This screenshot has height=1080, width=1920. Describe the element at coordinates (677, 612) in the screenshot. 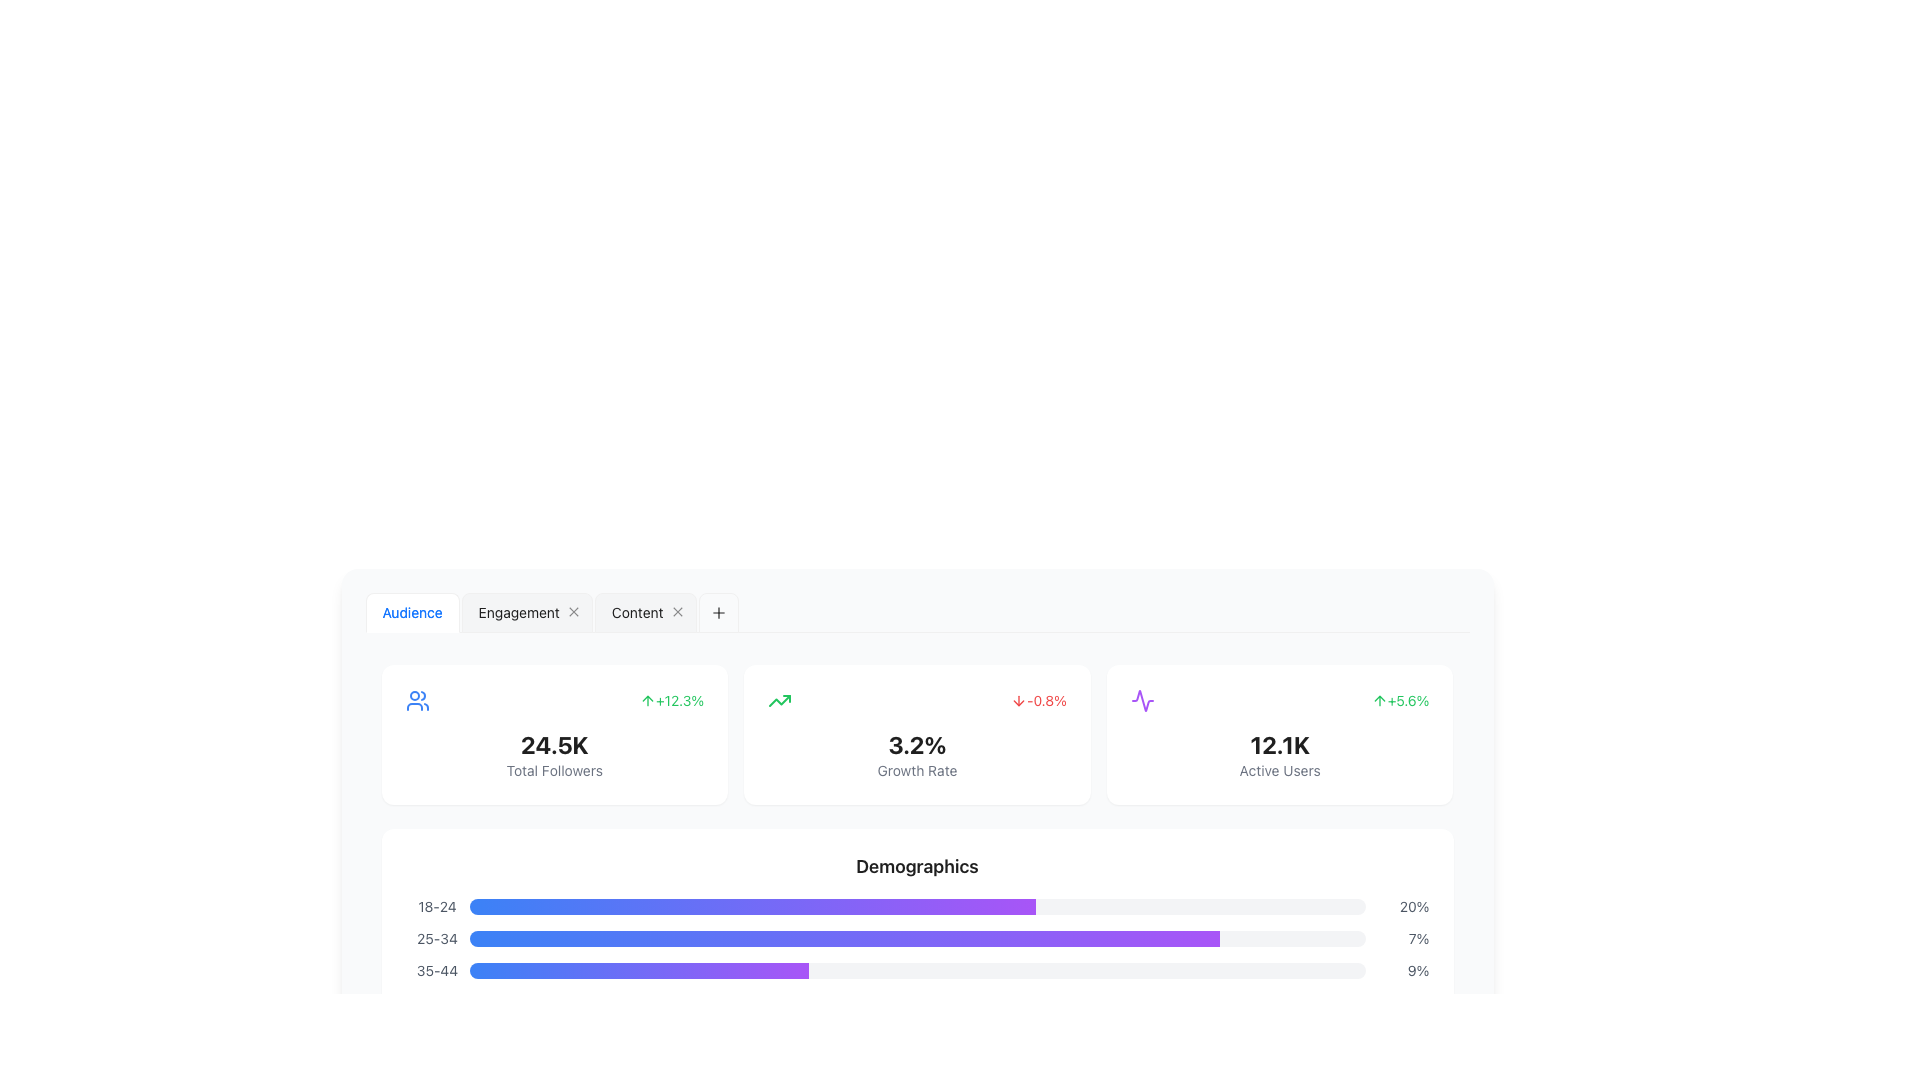

I see `the remove or close button located to the right of the 'Content' tab in the tabbed navigation bar` at that location.